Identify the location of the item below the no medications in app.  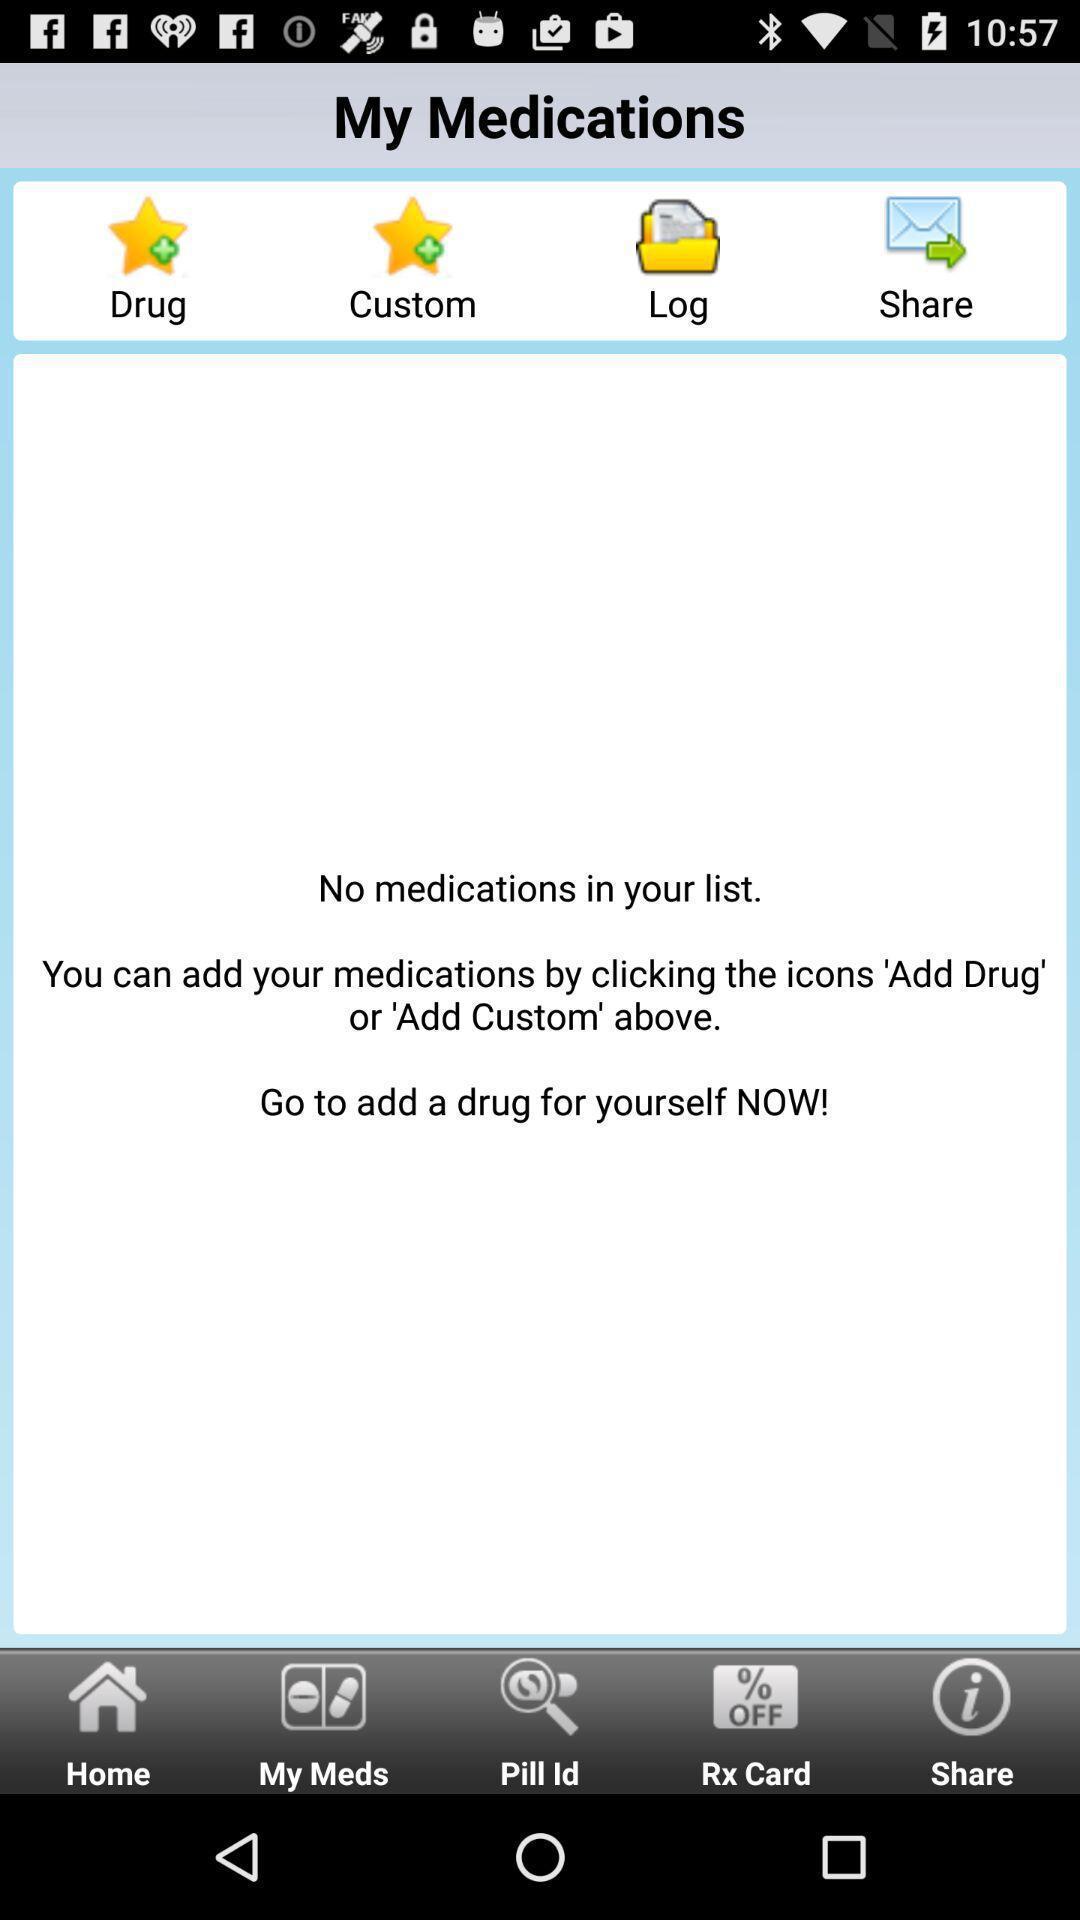
(756, 1719).